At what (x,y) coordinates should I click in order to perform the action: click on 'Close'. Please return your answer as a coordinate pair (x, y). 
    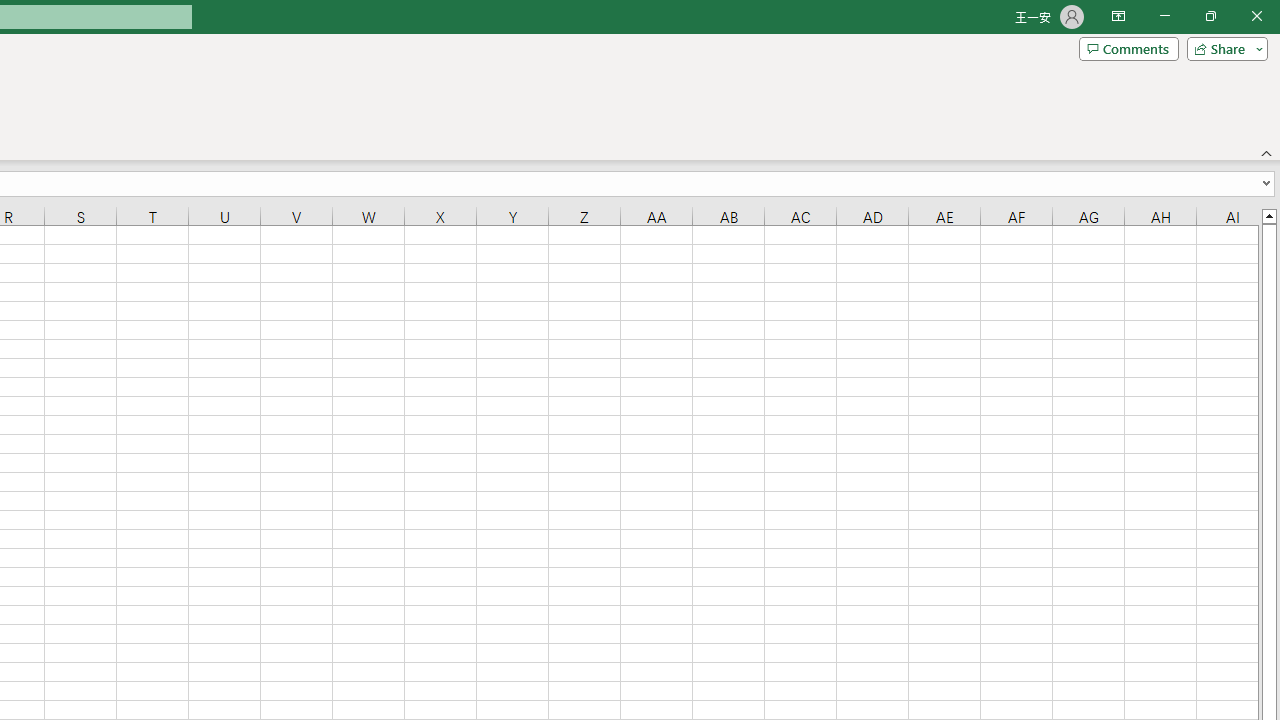
    Looking at the image, I should click on (1255, 16).